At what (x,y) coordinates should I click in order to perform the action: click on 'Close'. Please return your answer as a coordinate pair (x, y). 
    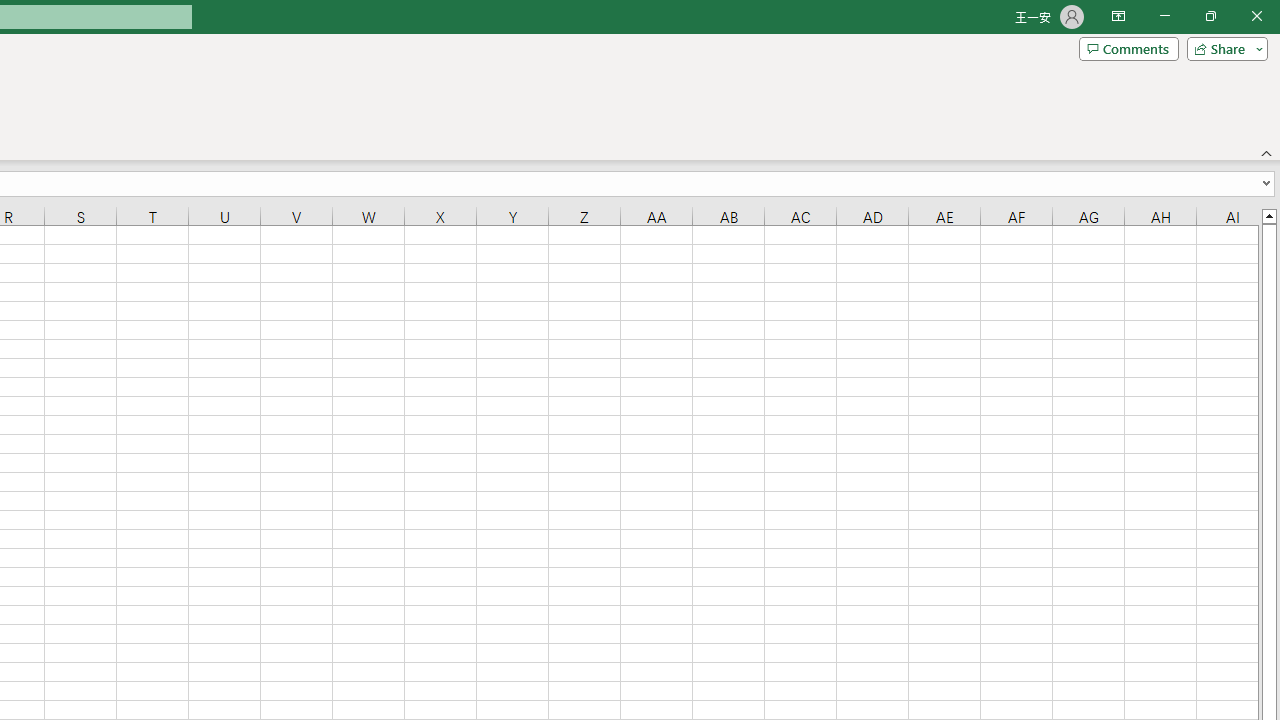
    Looking at the image, I should click on (1255, 16).